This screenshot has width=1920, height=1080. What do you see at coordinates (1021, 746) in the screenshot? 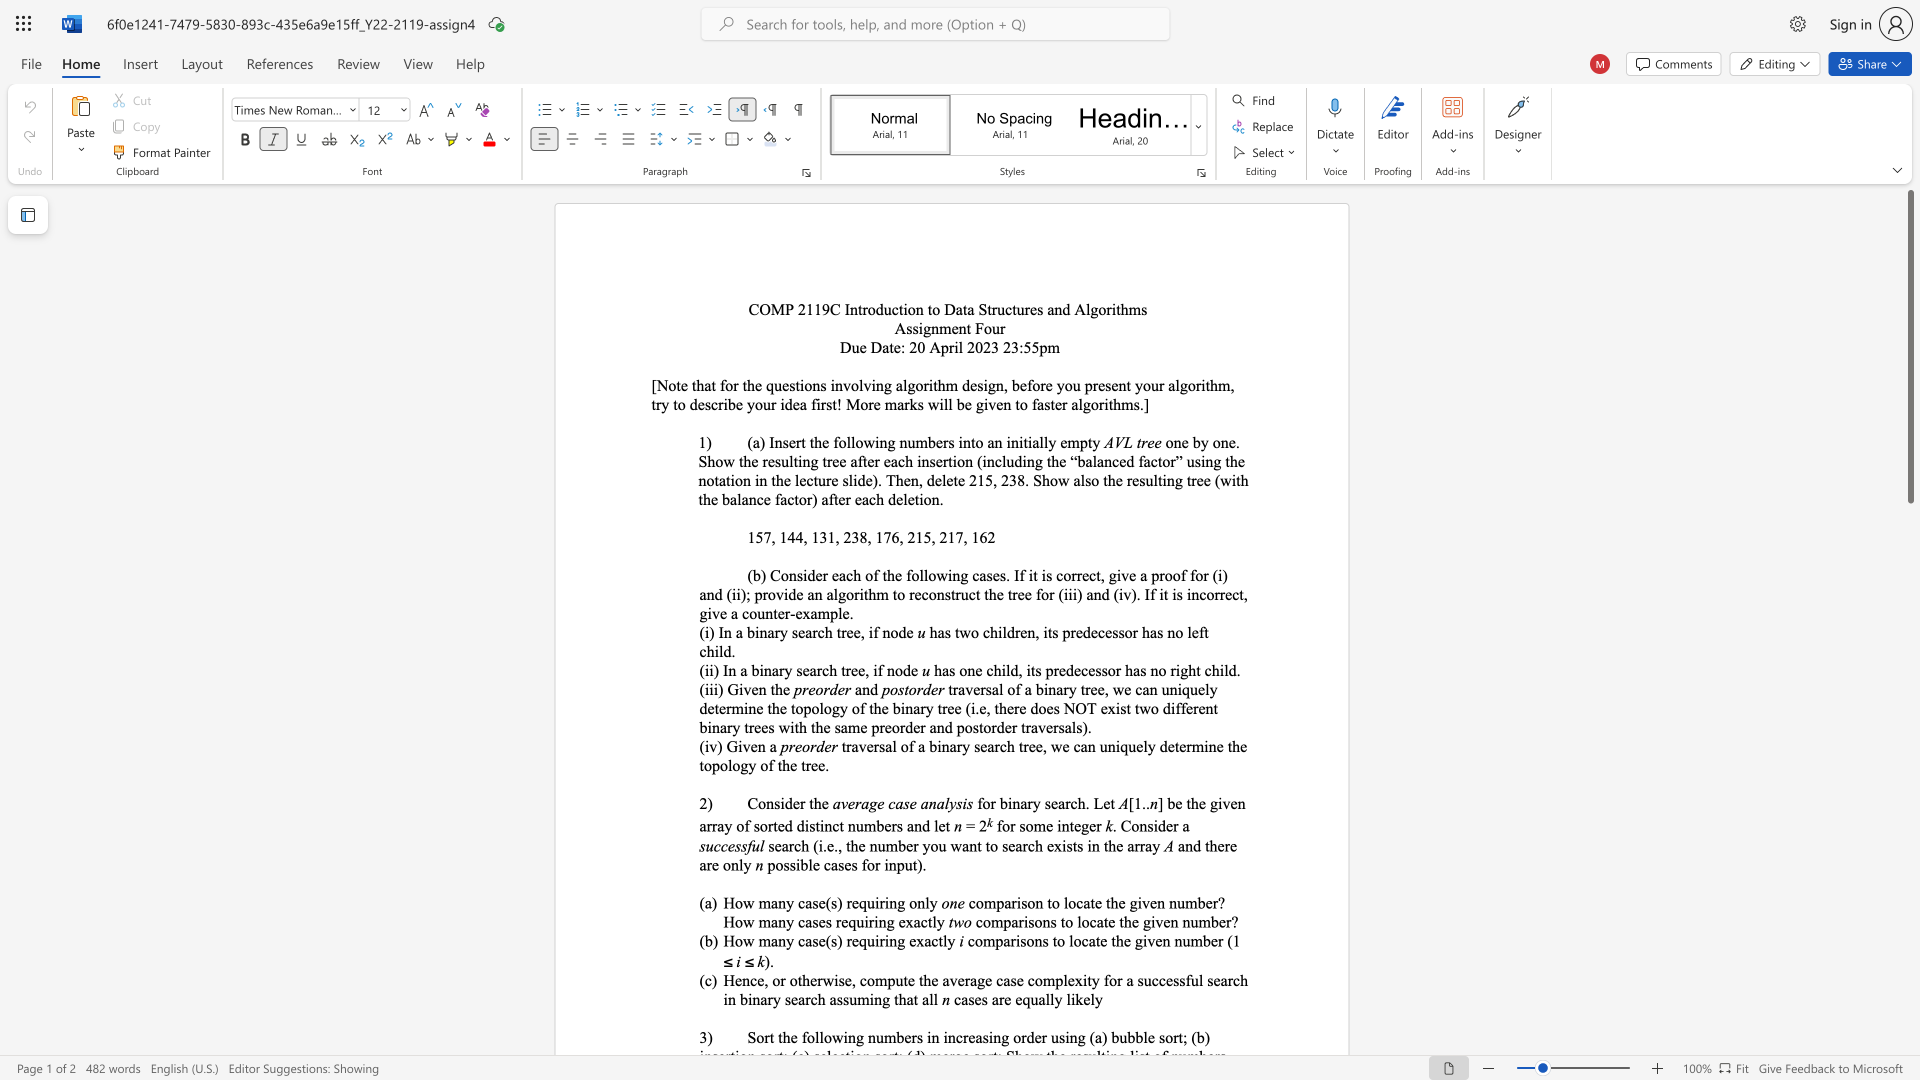
I see `the 2th character "t" in the text` at bounding box center [1021, 746].